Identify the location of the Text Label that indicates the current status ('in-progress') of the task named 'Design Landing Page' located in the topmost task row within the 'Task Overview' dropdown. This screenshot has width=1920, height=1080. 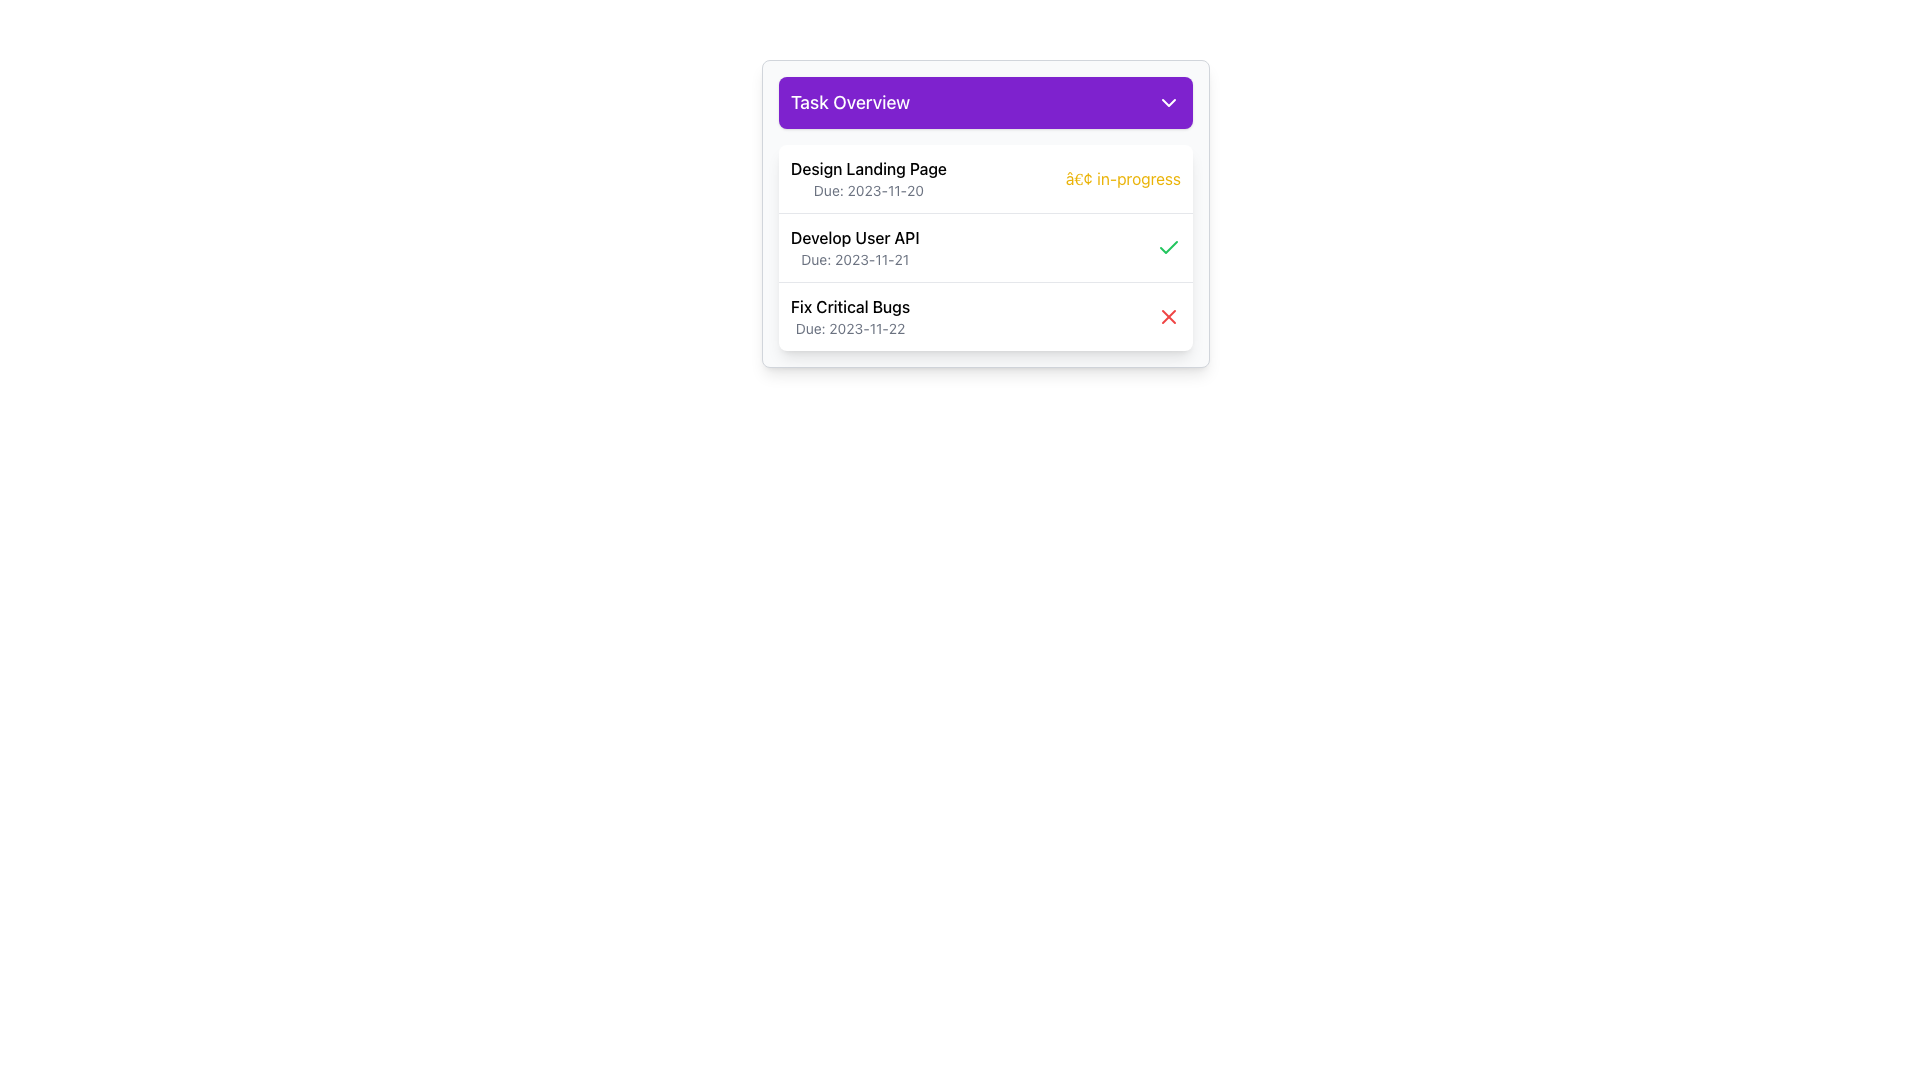
(1123, 177).